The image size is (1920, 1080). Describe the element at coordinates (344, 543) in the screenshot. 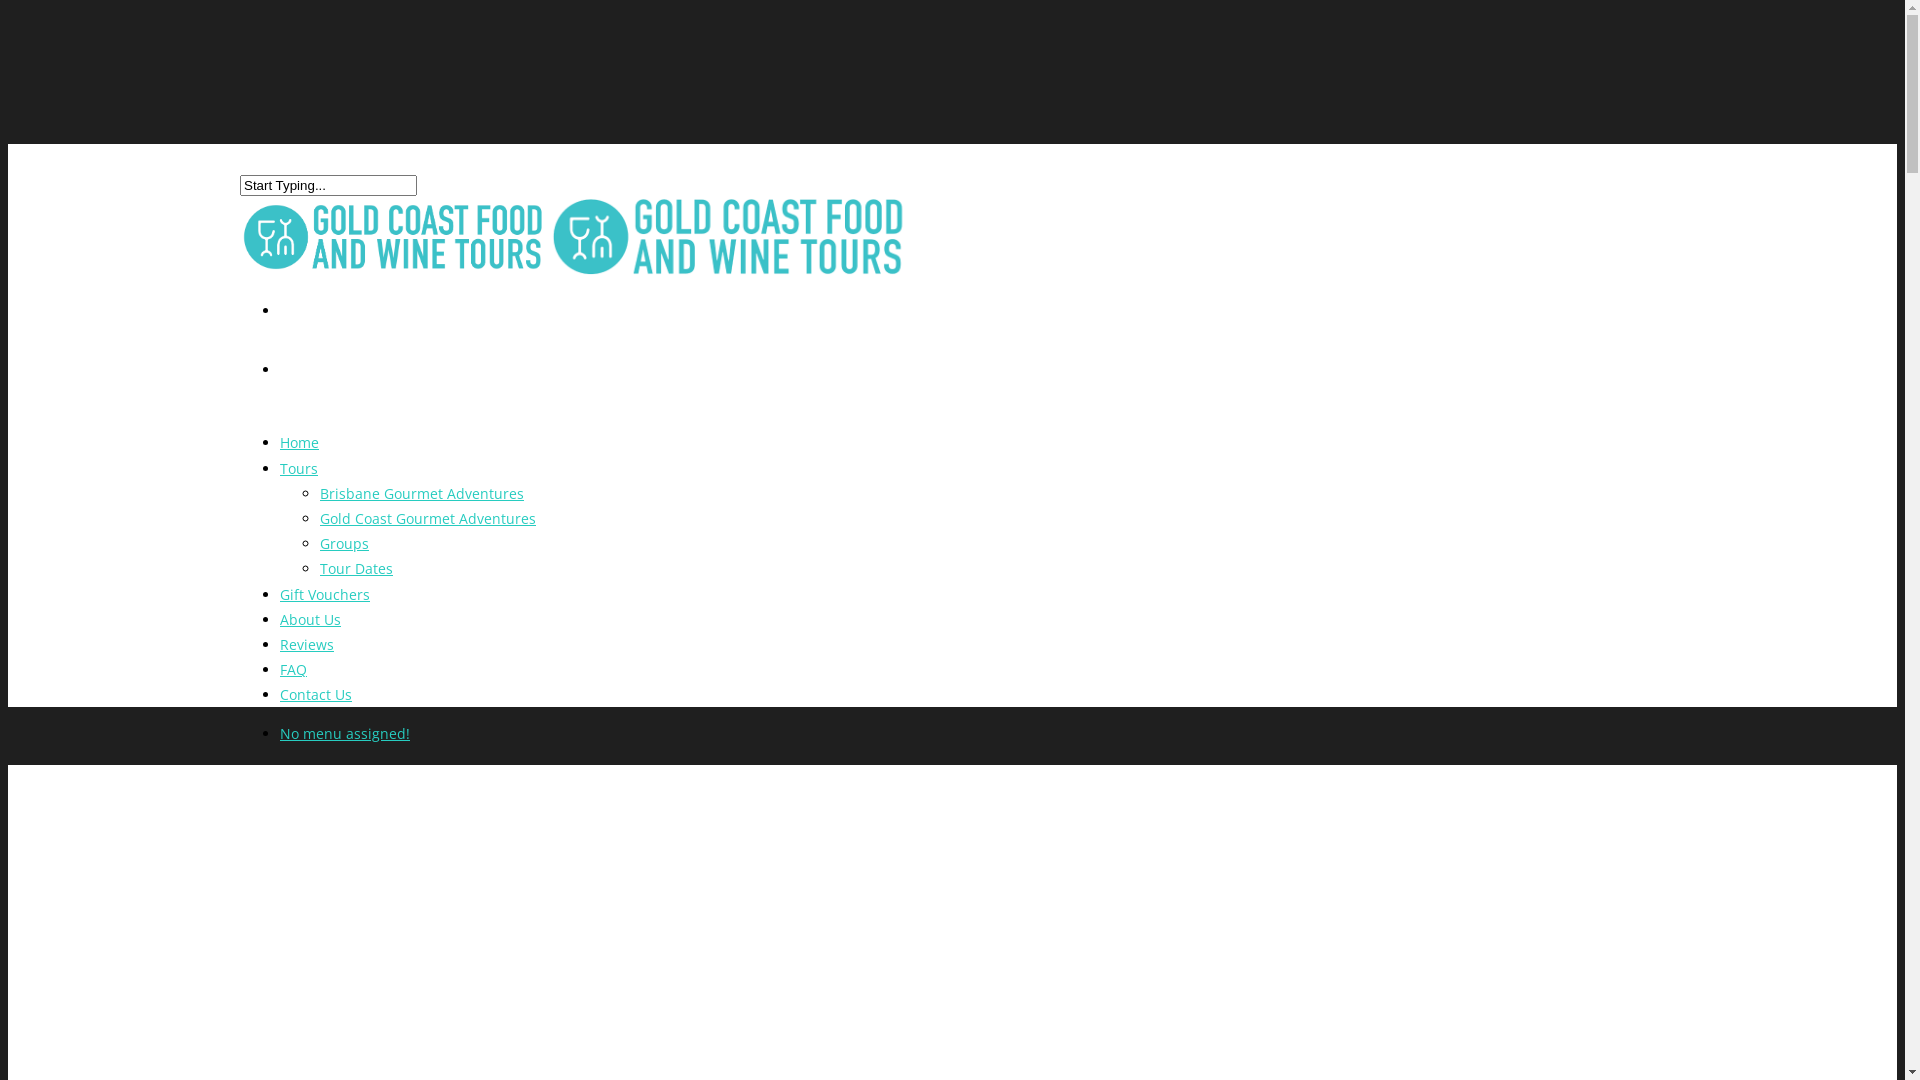

I see `'Groups'` at that location.